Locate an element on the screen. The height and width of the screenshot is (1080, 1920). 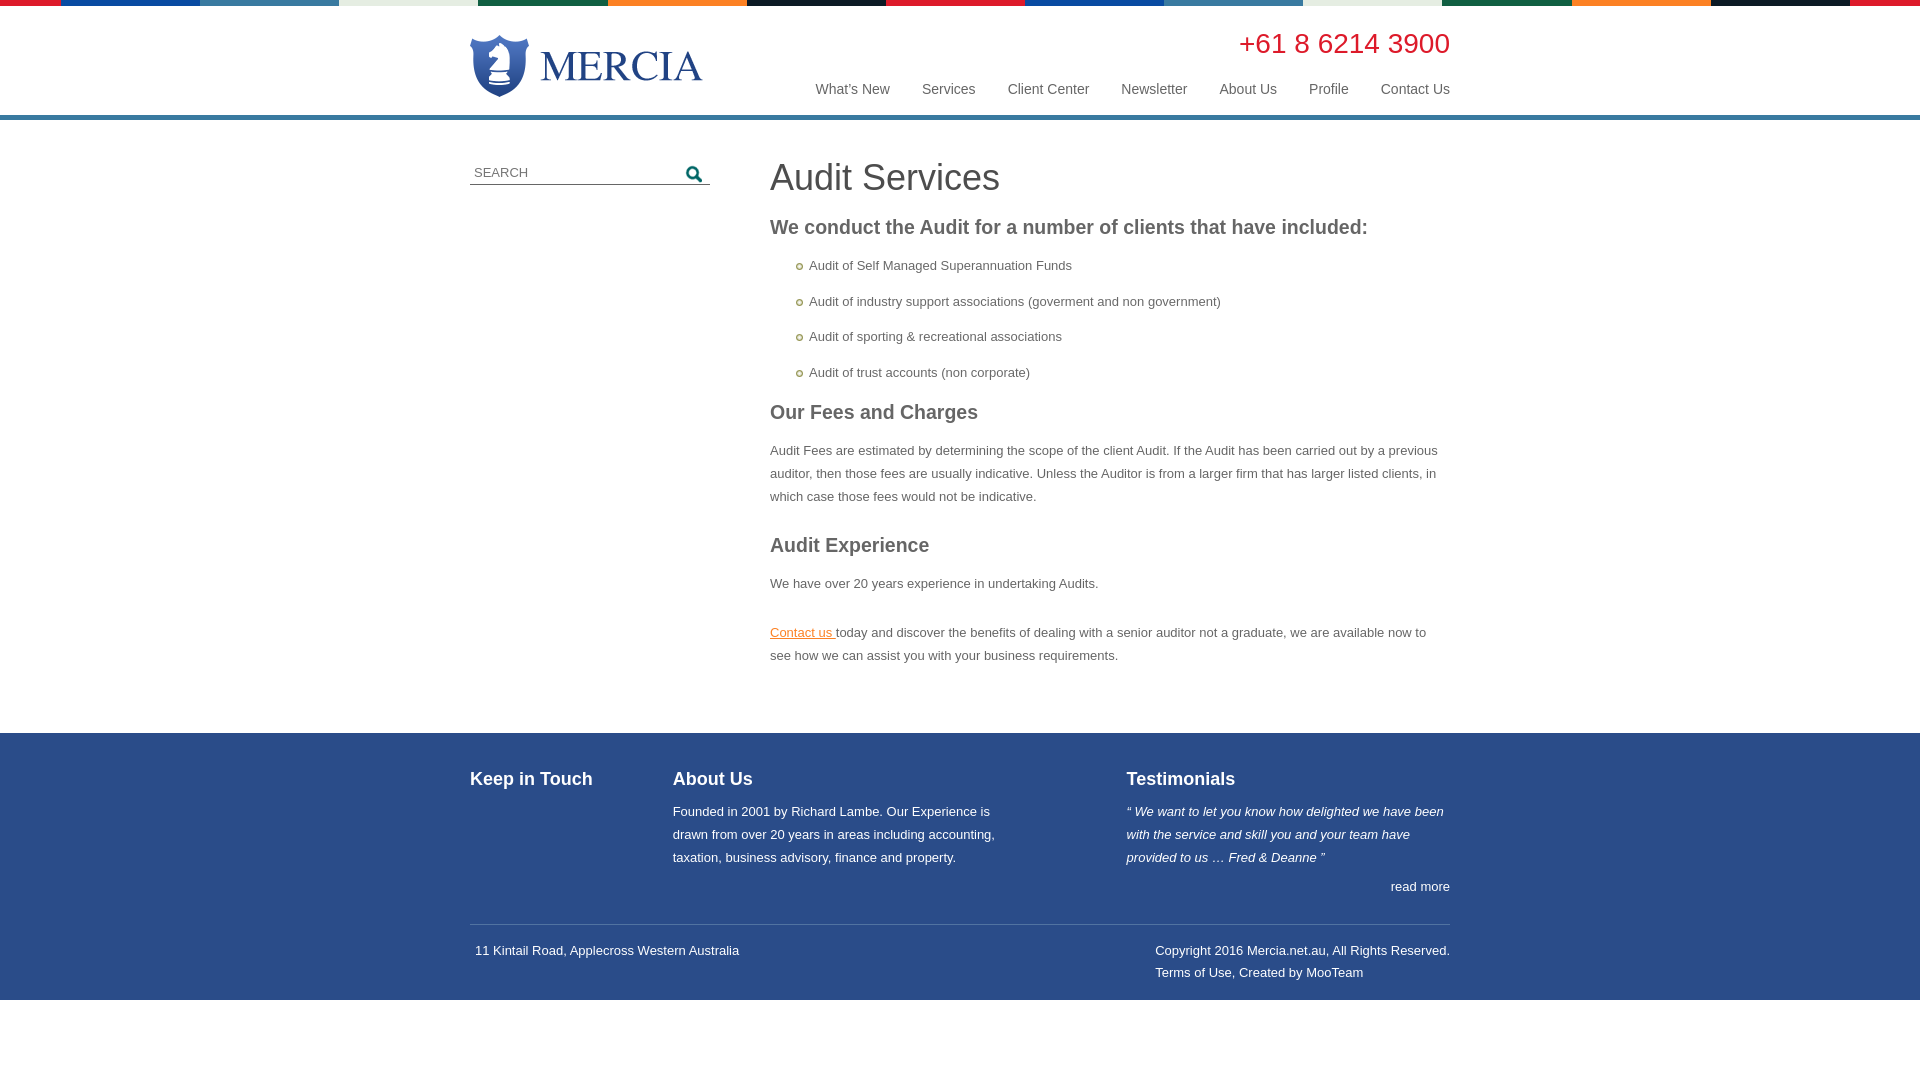
'Contact Us' is located at coordinates (1414, 87).